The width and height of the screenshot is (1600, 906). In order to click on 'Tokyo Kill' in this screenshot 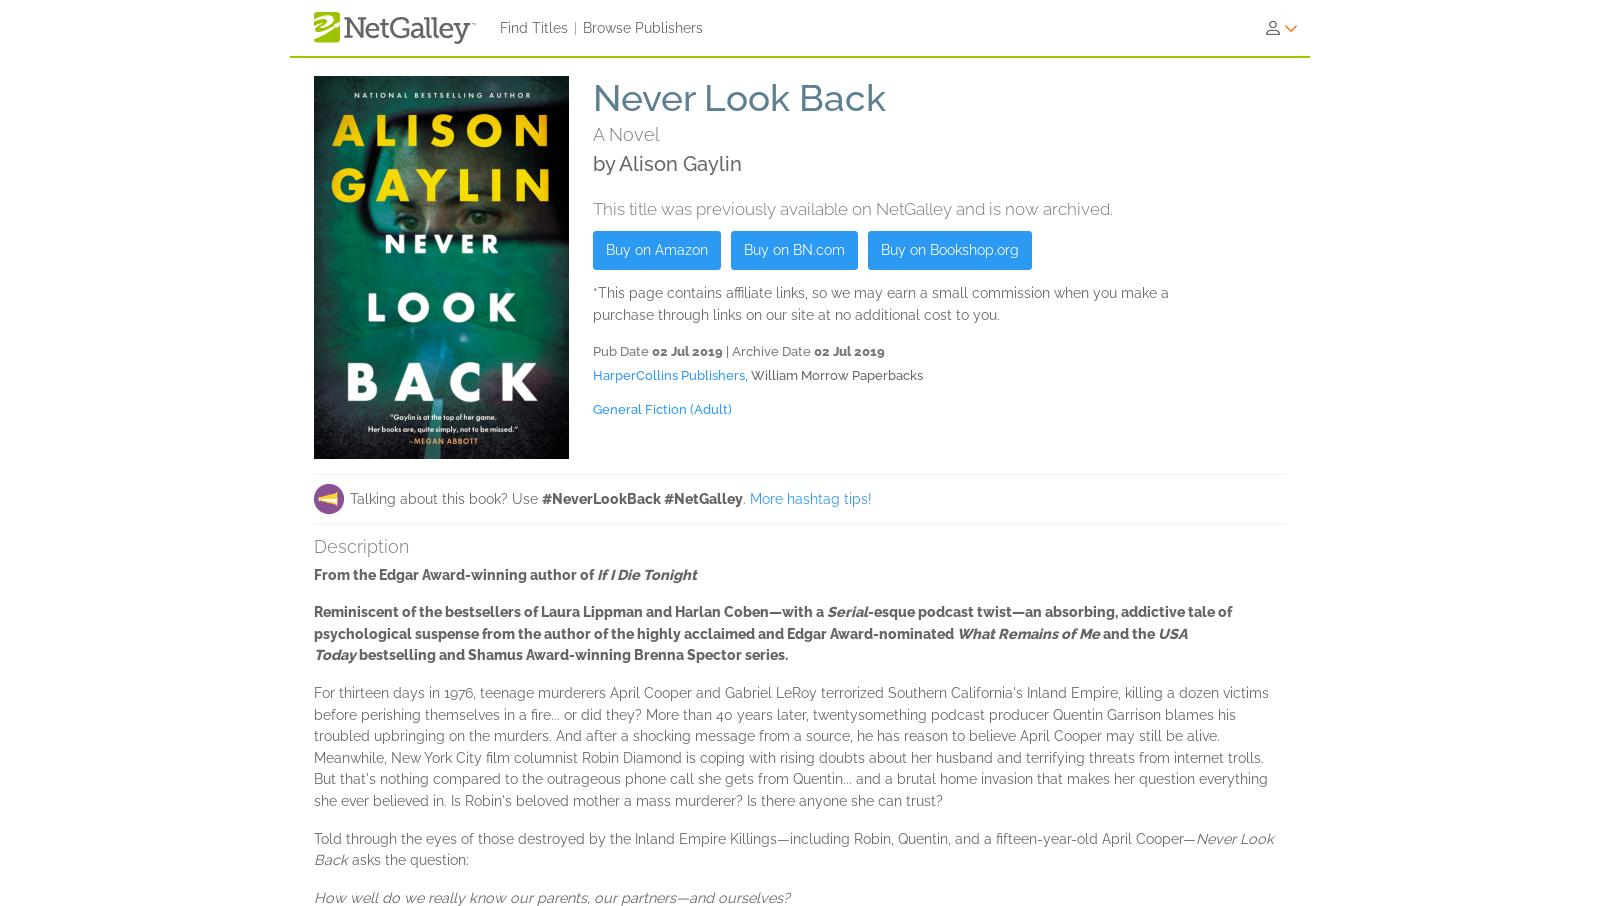, I will do `click(1079, 677)`.